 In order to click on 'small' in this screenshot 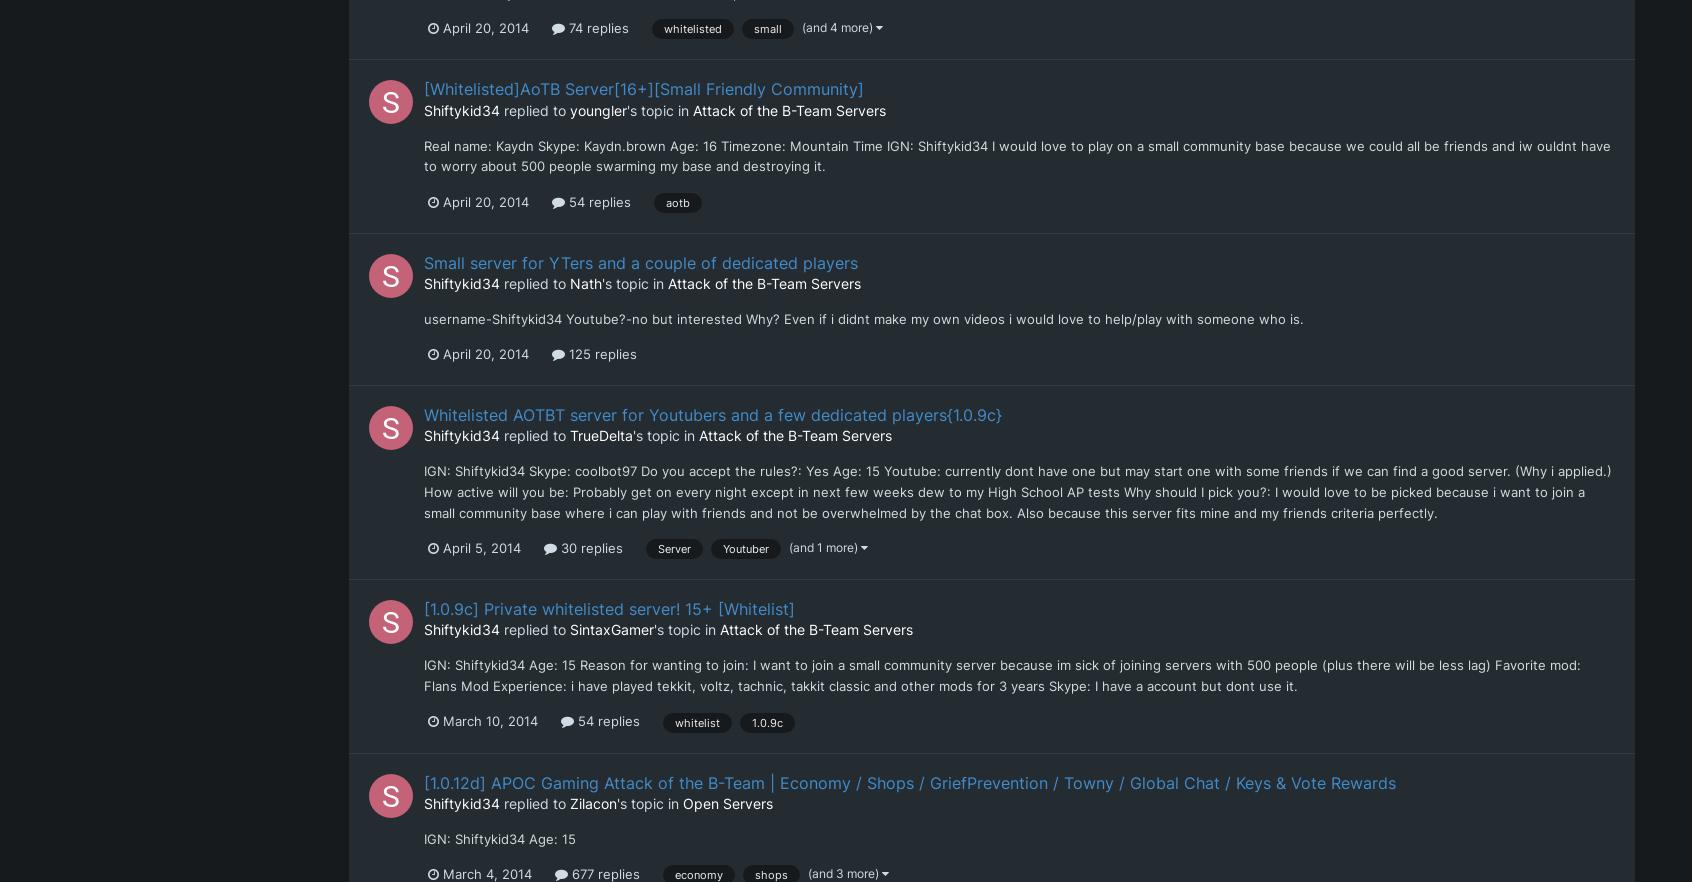, I will do `click(752, 29)`.